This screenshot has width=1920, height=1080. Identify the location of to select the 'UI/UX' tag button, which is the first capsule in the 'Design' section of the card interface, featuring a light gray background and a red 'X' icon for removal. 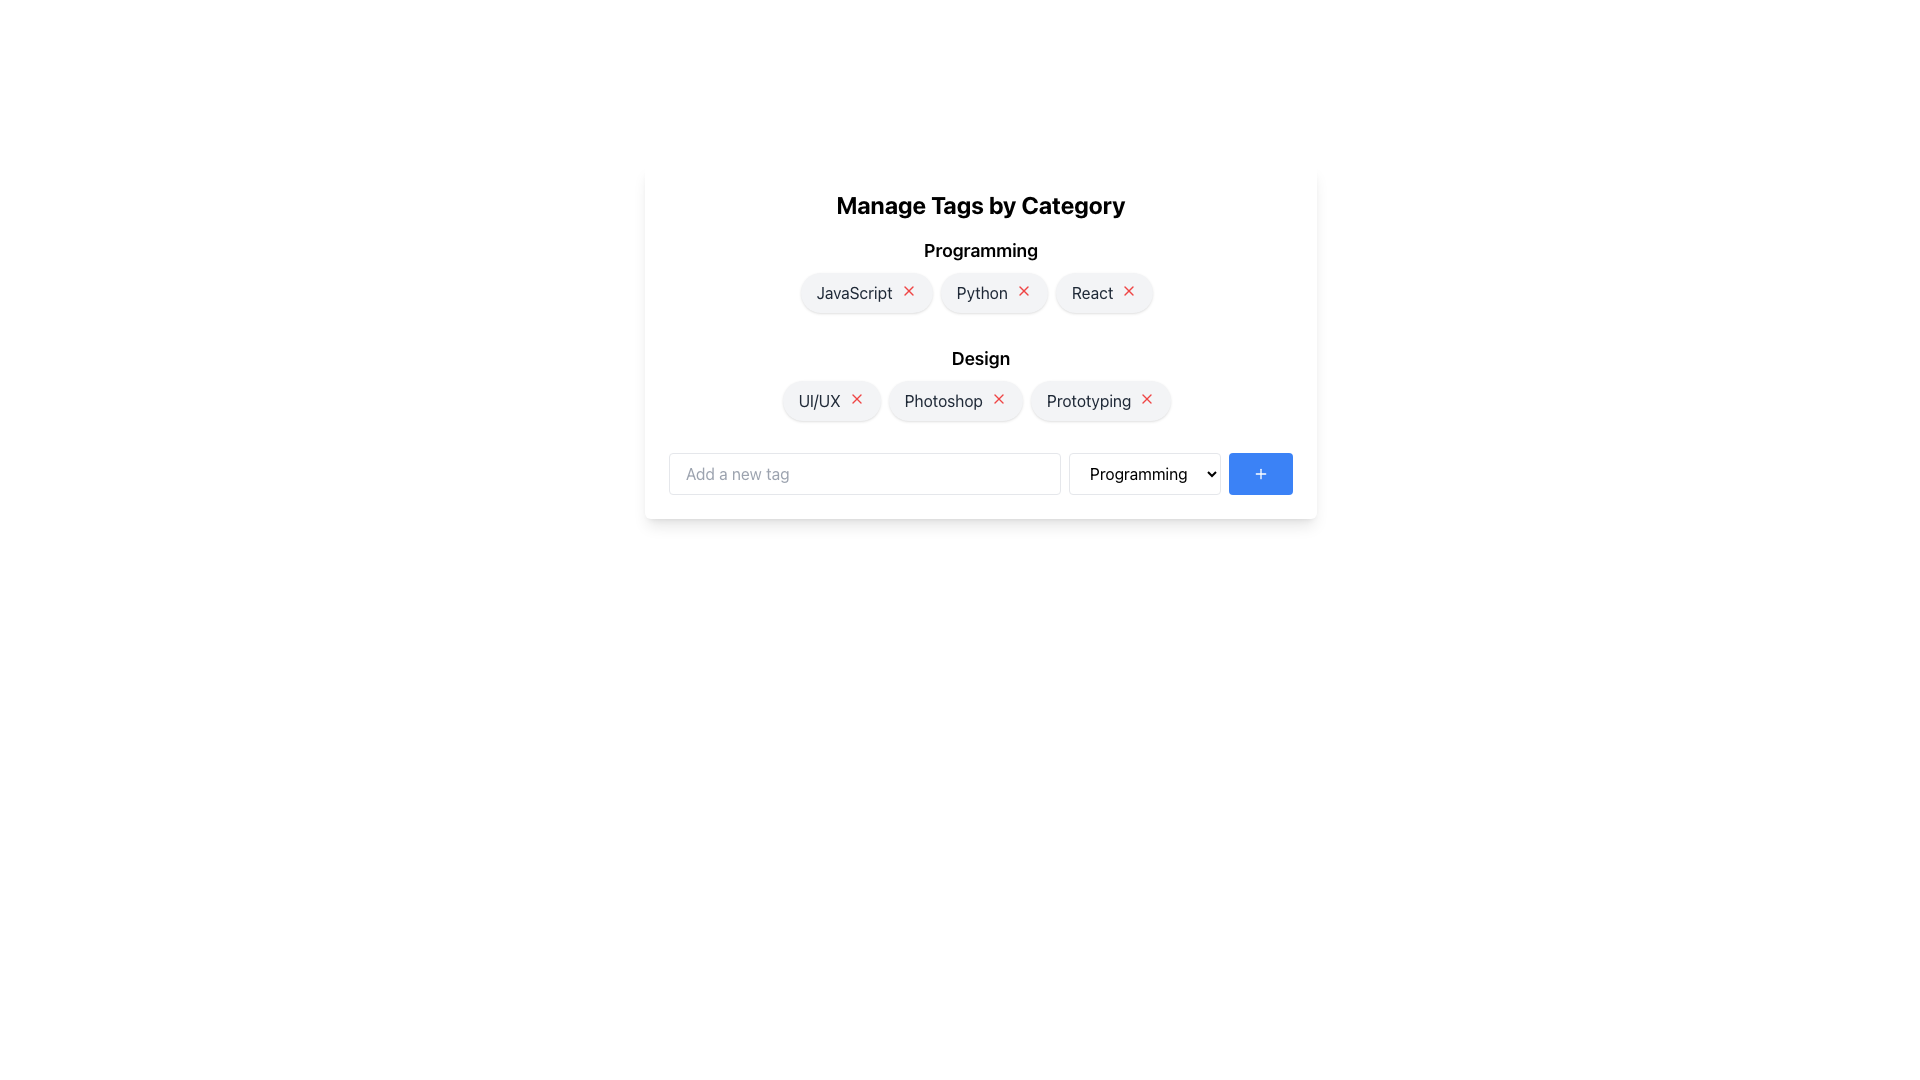
(831, 401).